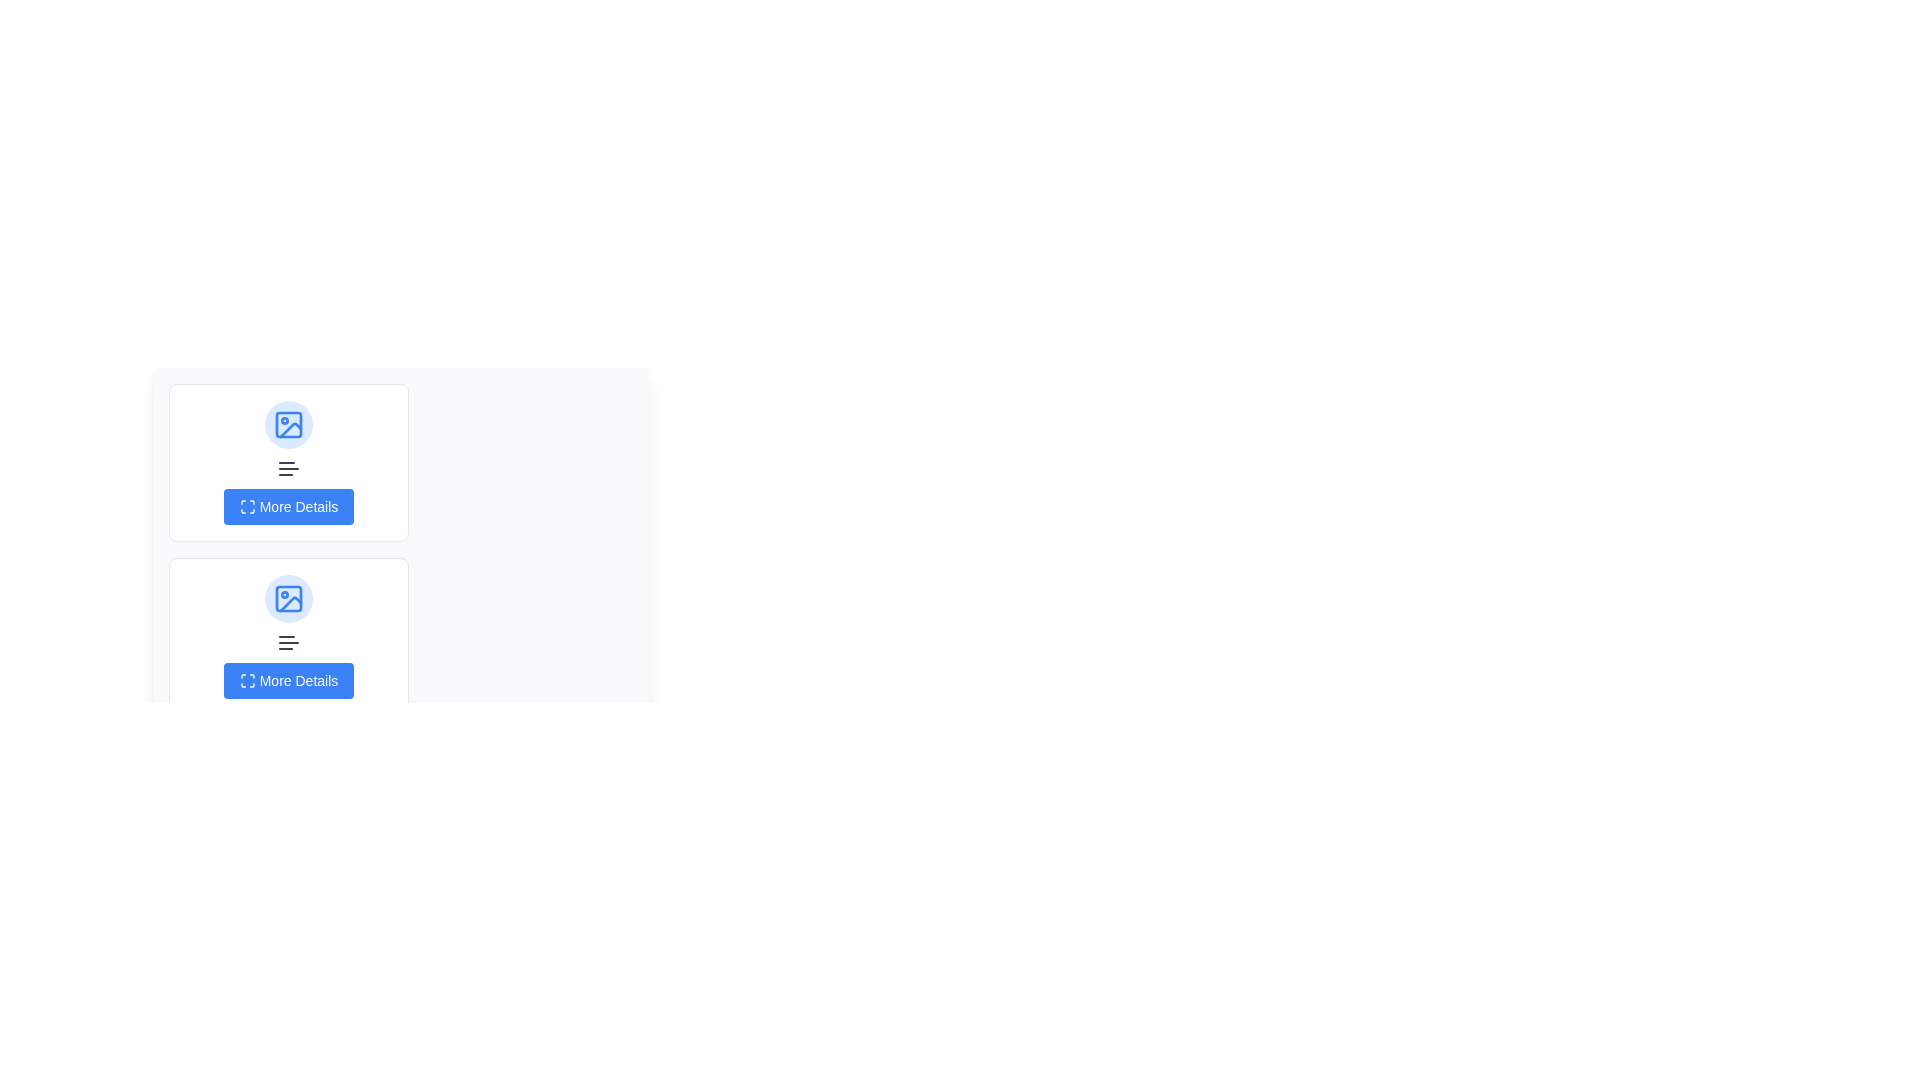  What do you see at coordinates (287, 643) in the screenshot?
I see `the list icon, which is represented by three horizontal lines in a light text color, located in the lower card above the 'More Details' button` at bounding box center [287, 643].